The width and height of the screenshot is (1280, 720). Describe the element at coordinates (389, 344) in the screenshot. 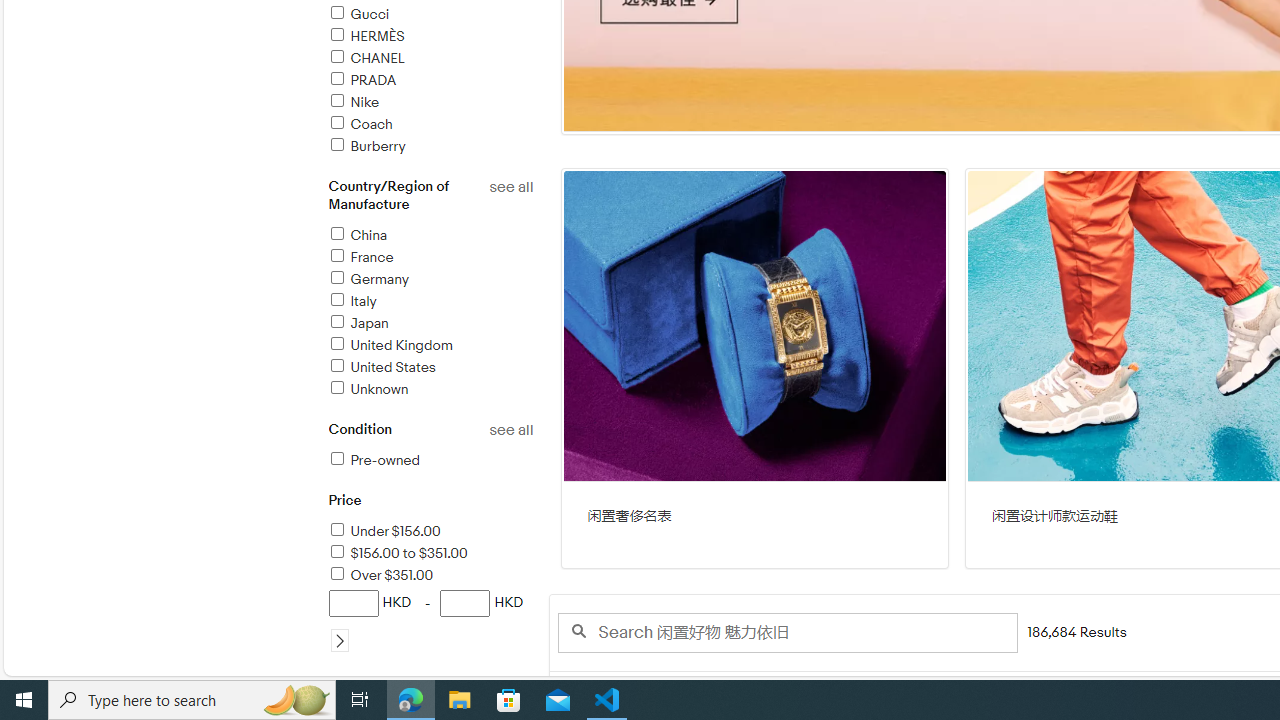

I see `'United Kingdom'` at that location.